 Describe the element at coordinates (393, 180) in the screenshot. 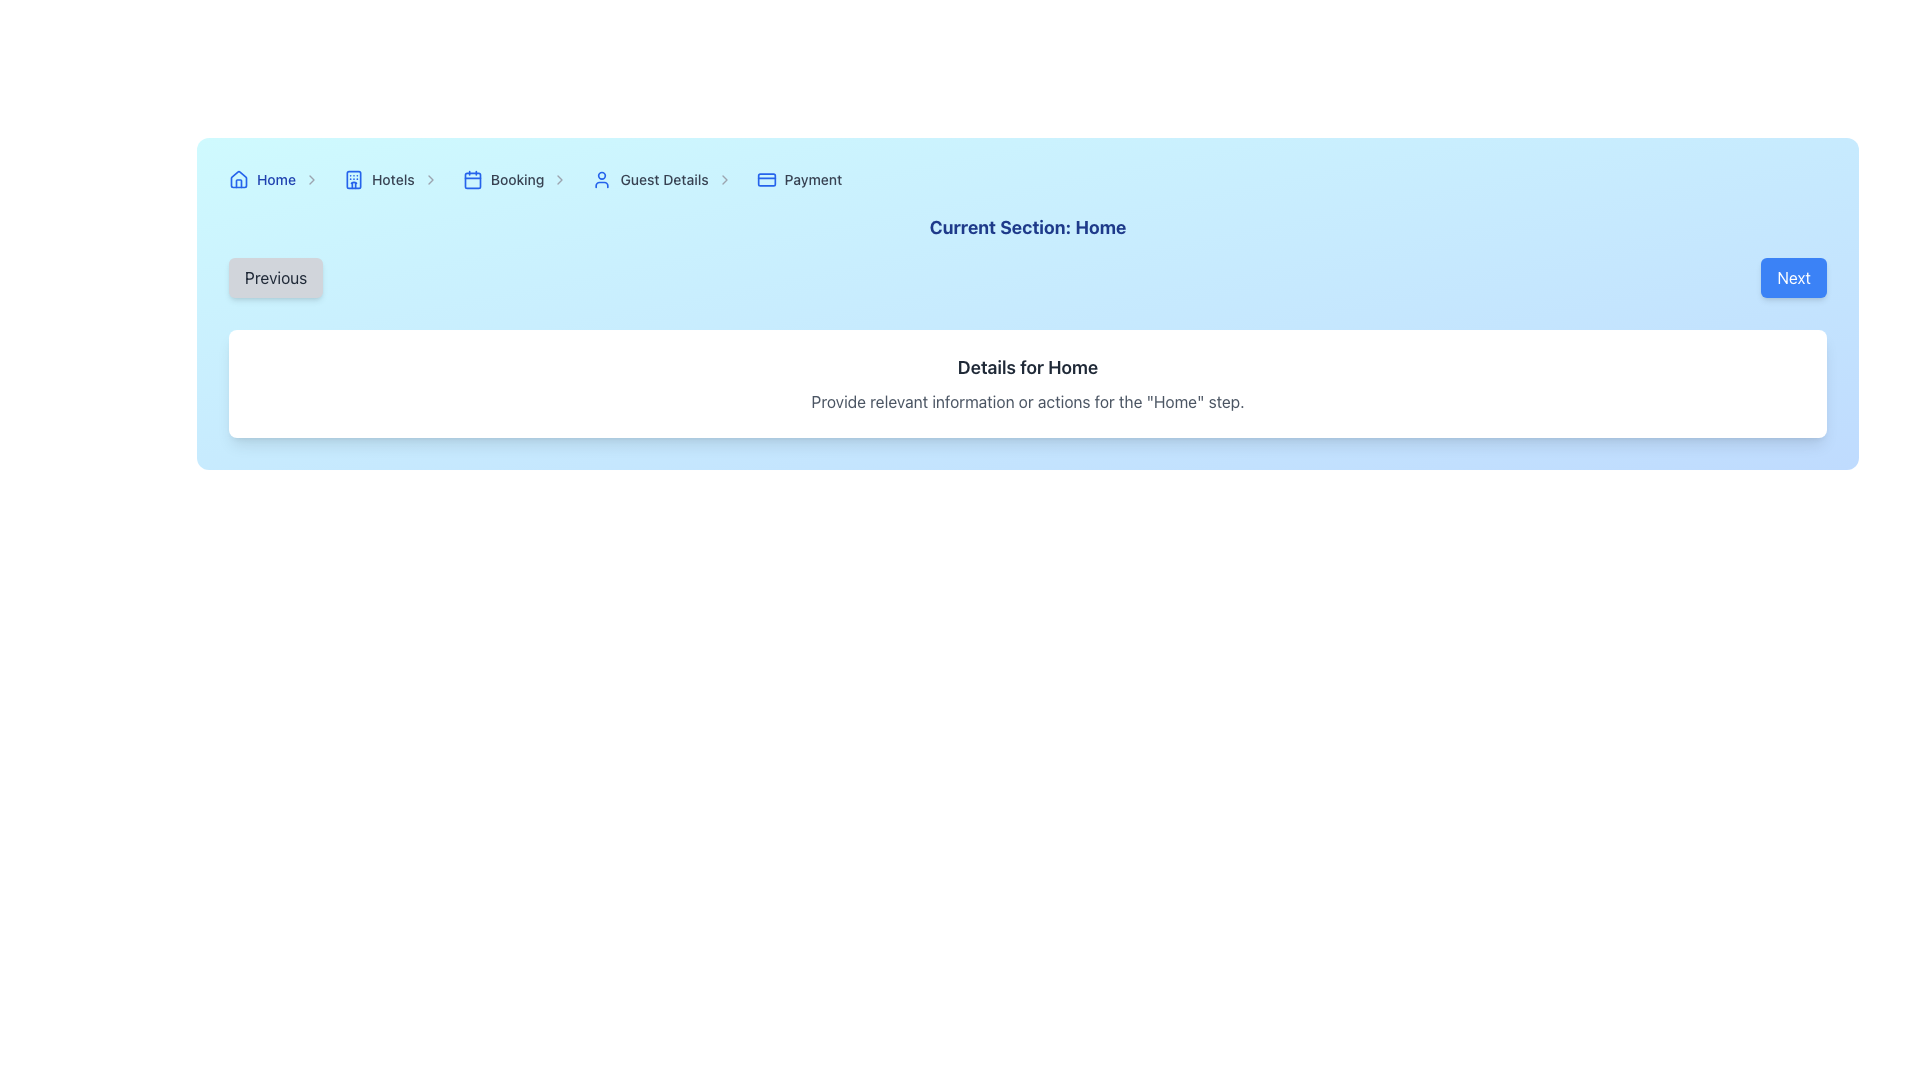

I see `the hyperlink in the navigation bar that redirects to the Hotels page to trigger the color change effect` at that location.